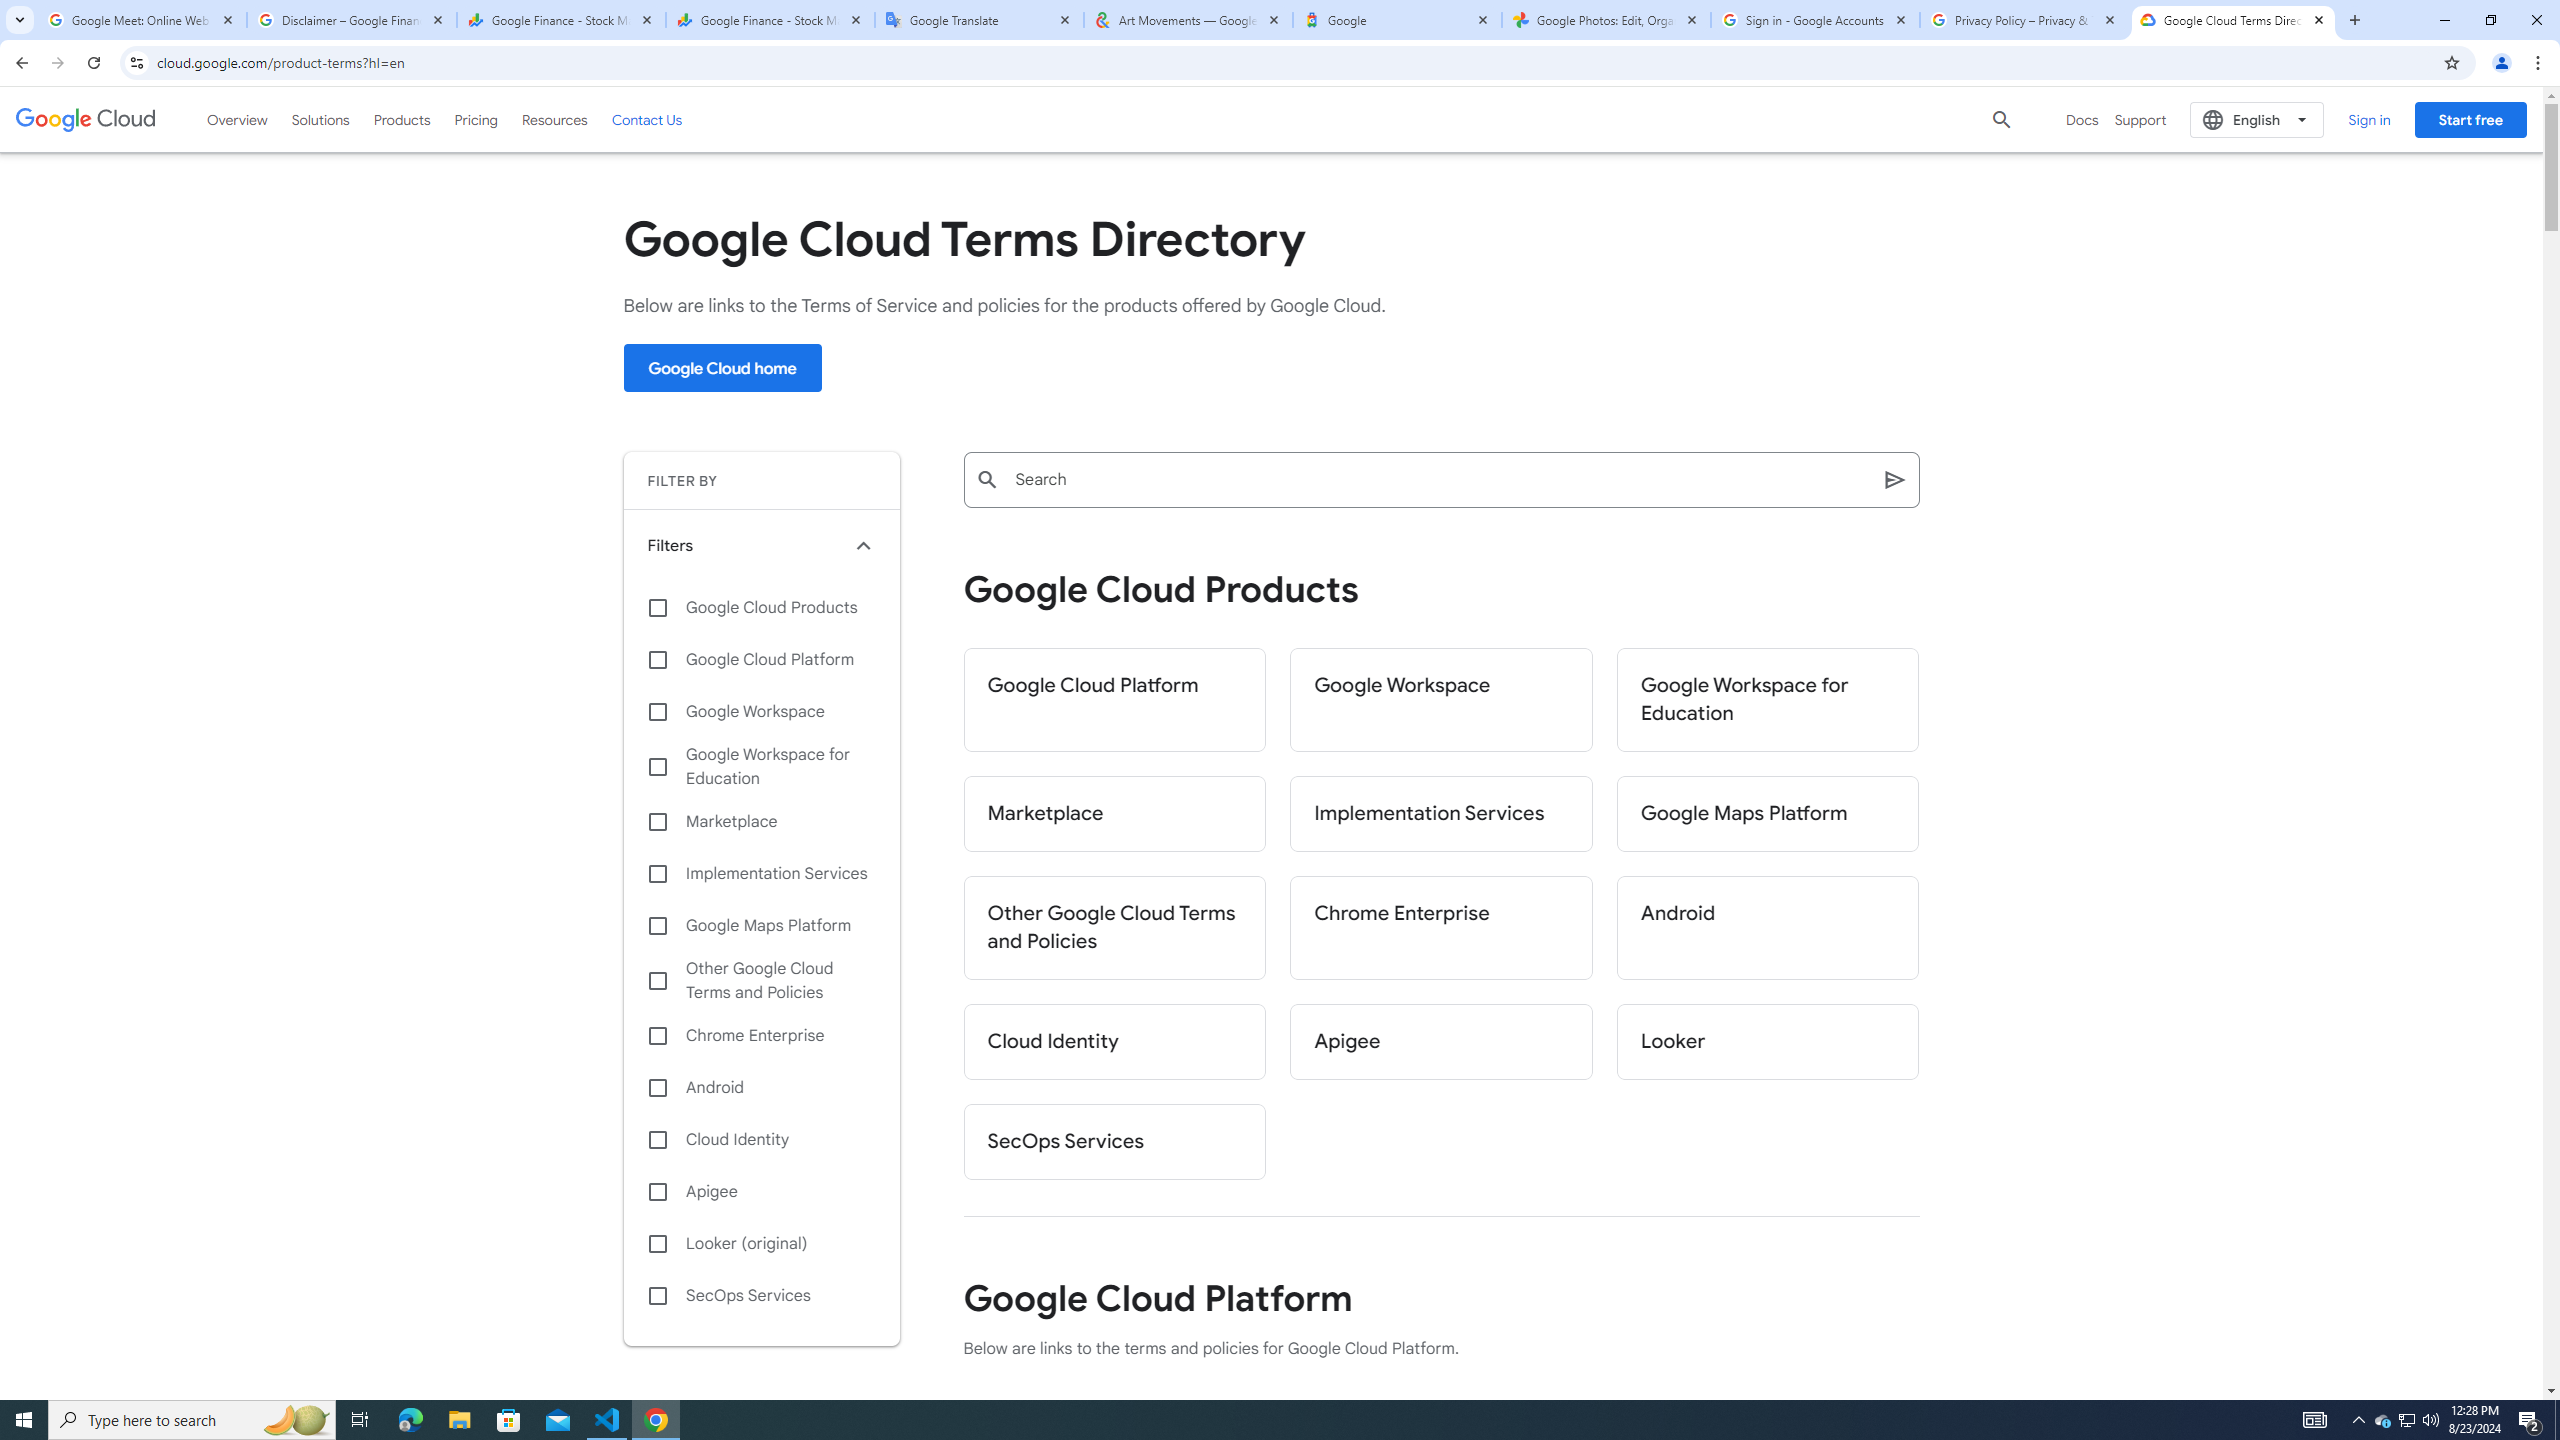  Describe the element at coordinates (319, 118) in the screenshot. I see `'Solutions'` at that location.